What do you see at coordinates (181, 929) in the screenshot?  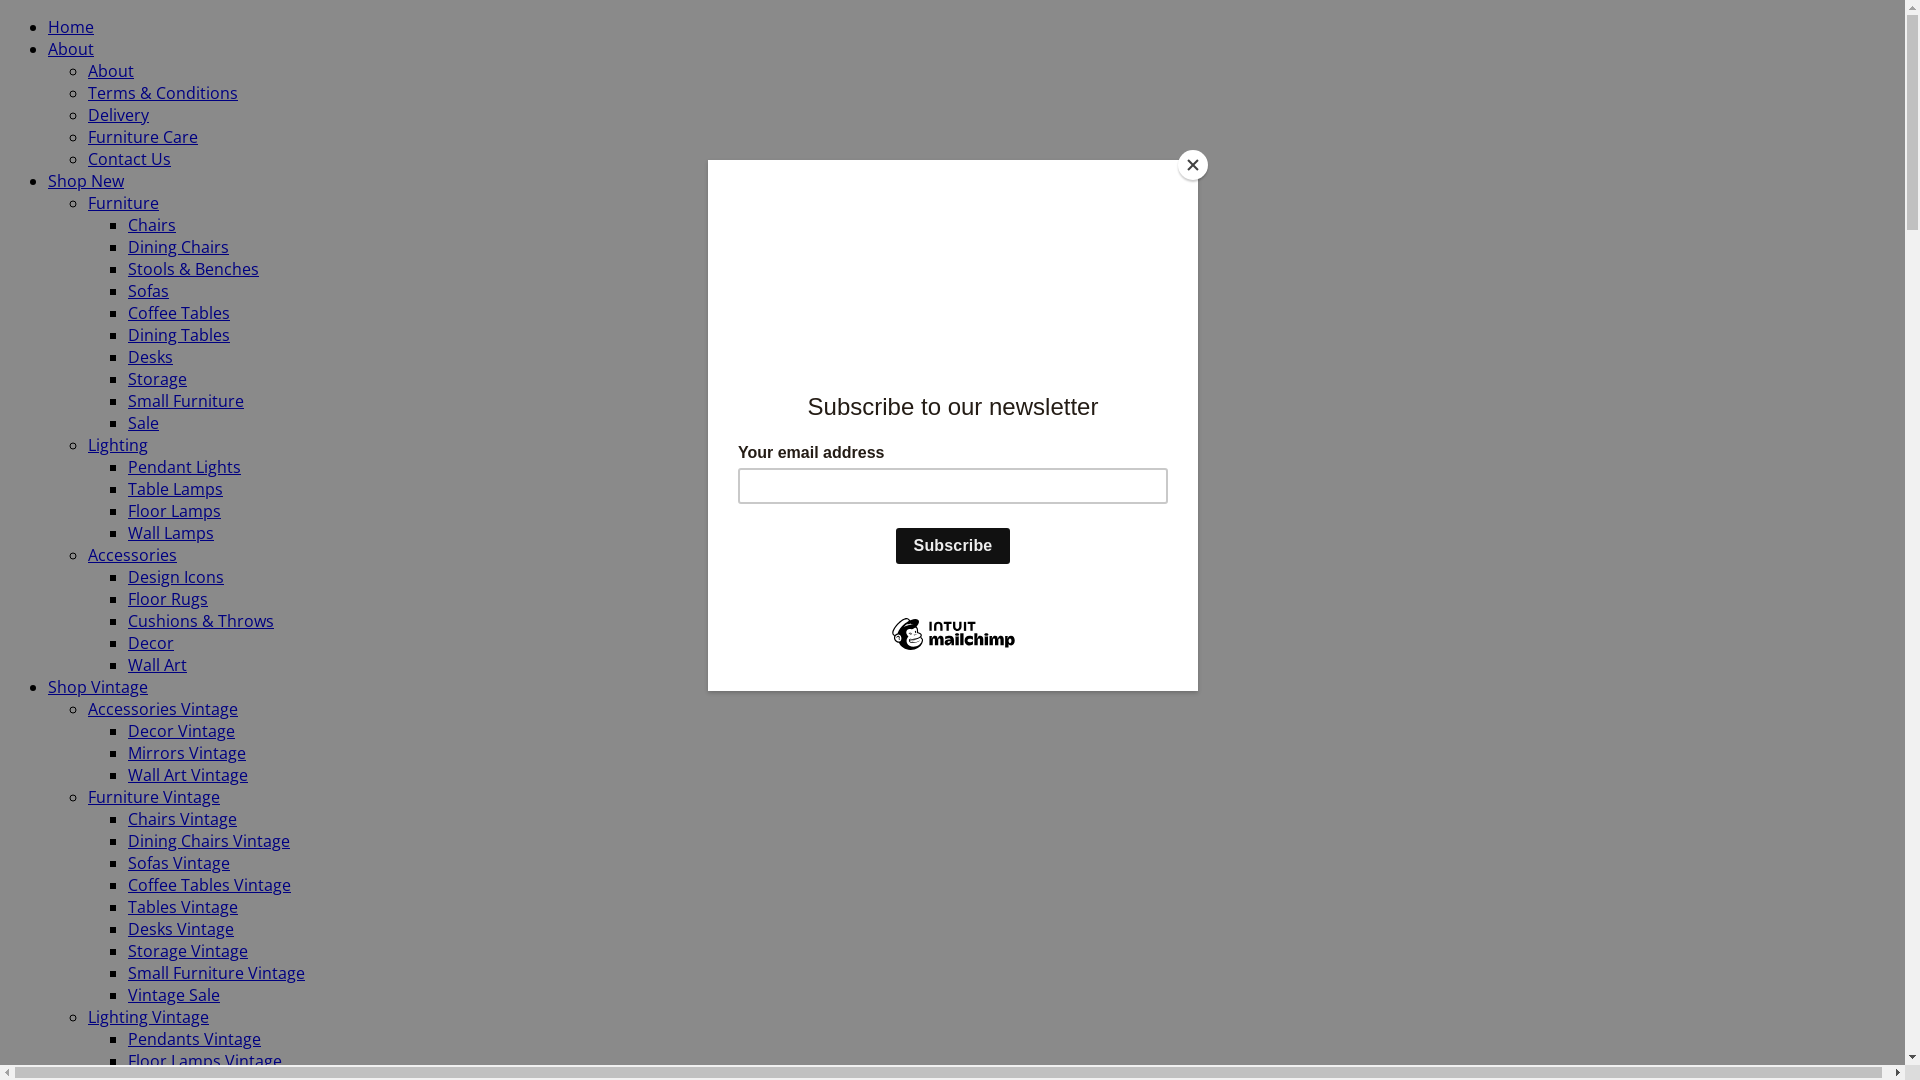 I see `'Desks Vintage'` at bounding box center [181, 929].